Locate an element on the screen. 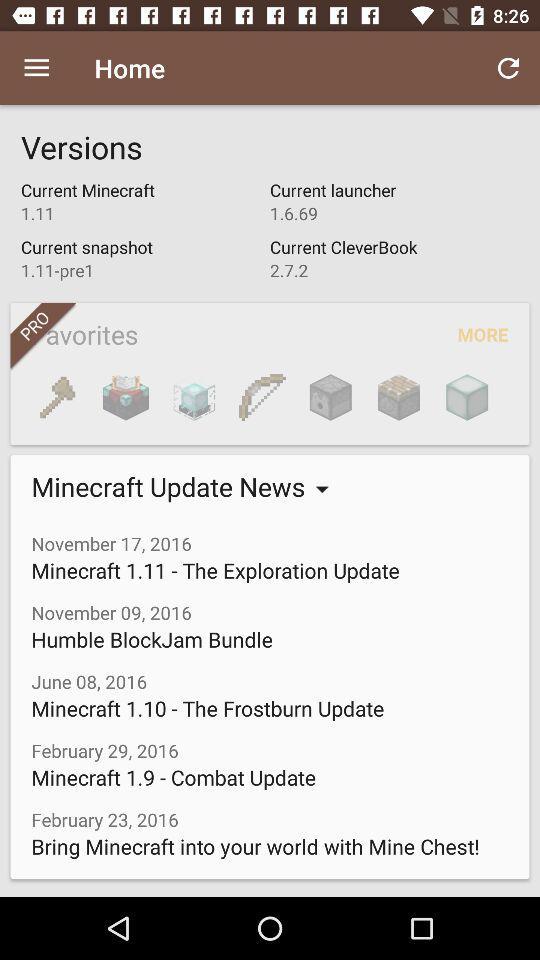 This screenshot has height=960, width=540. the item below the favorites icon is located at coordinates (399, 396).